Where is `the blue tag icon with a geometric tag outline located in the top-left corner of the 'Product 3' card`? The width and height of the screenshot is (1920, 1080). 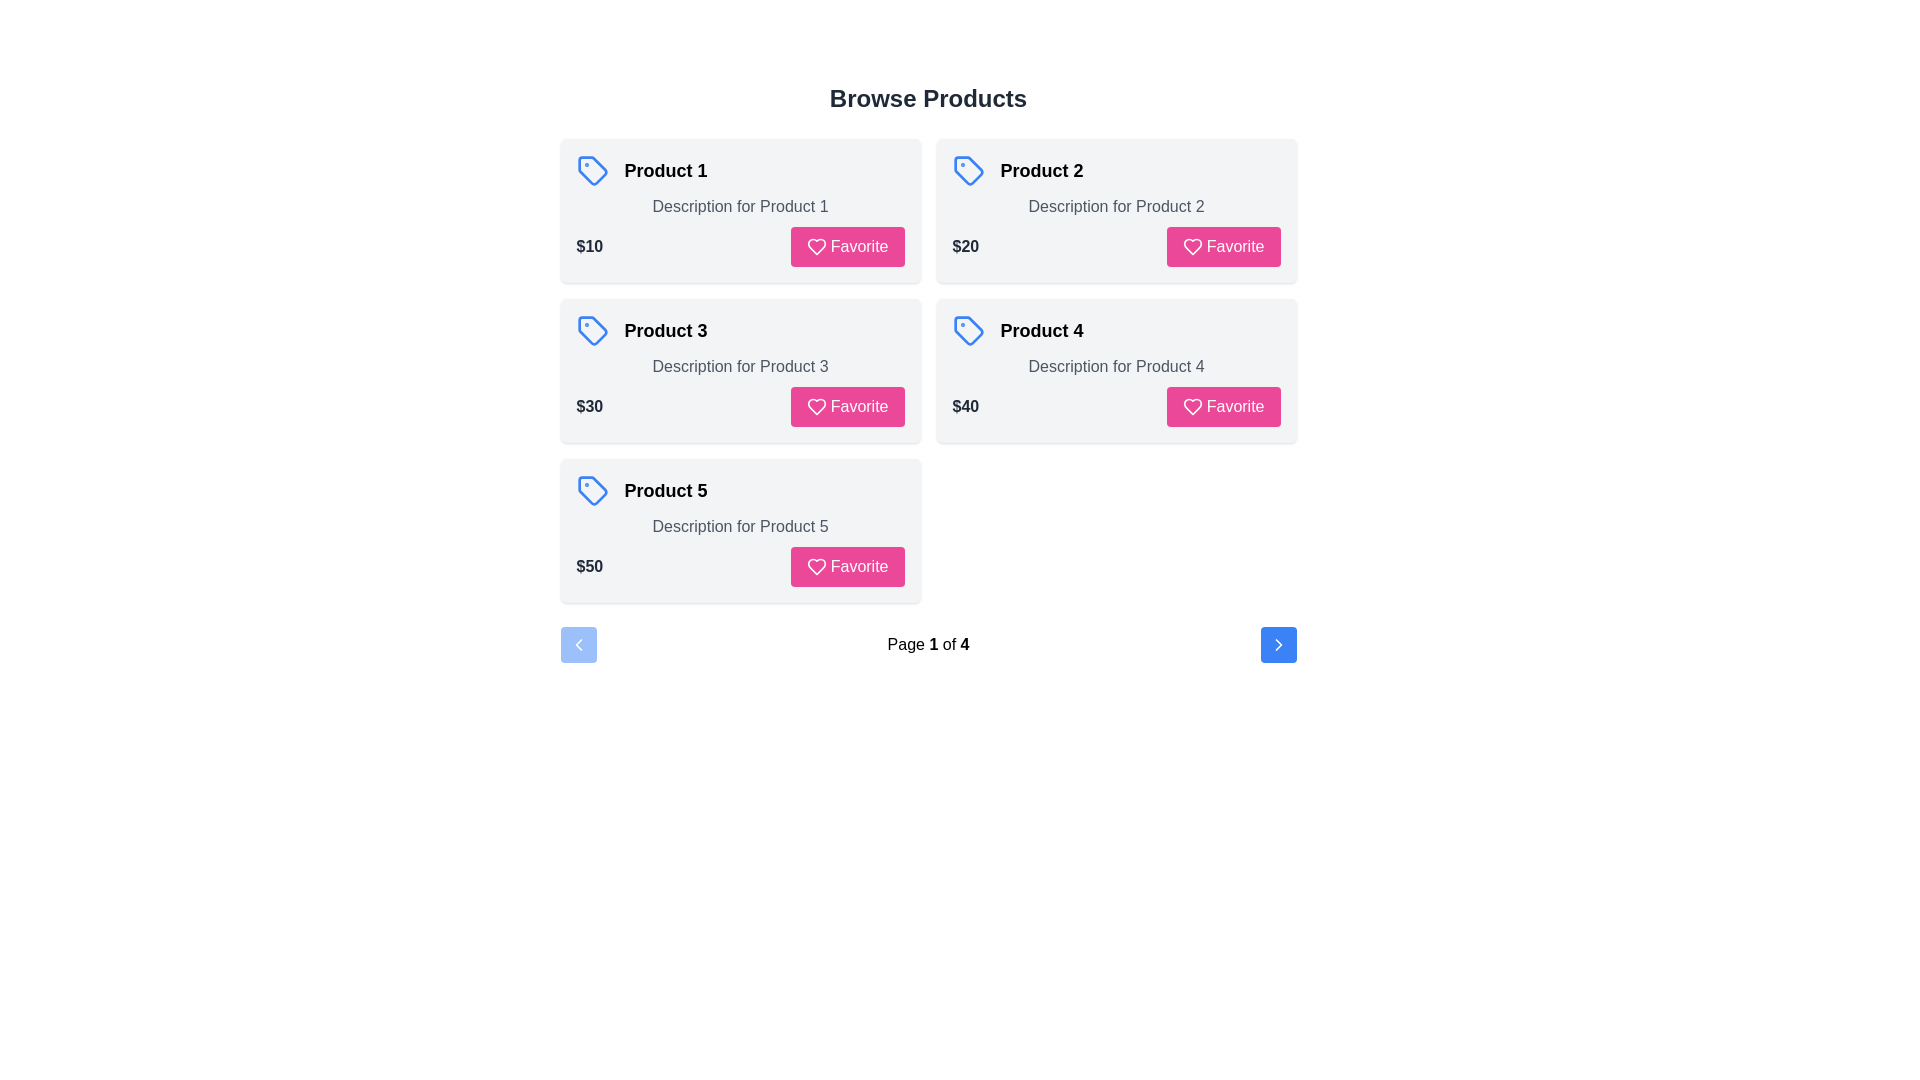
the blue tag icon with a geometric tag outline located in the top-left corner of the 'Product 3' card is located at coordinates (591, 330).